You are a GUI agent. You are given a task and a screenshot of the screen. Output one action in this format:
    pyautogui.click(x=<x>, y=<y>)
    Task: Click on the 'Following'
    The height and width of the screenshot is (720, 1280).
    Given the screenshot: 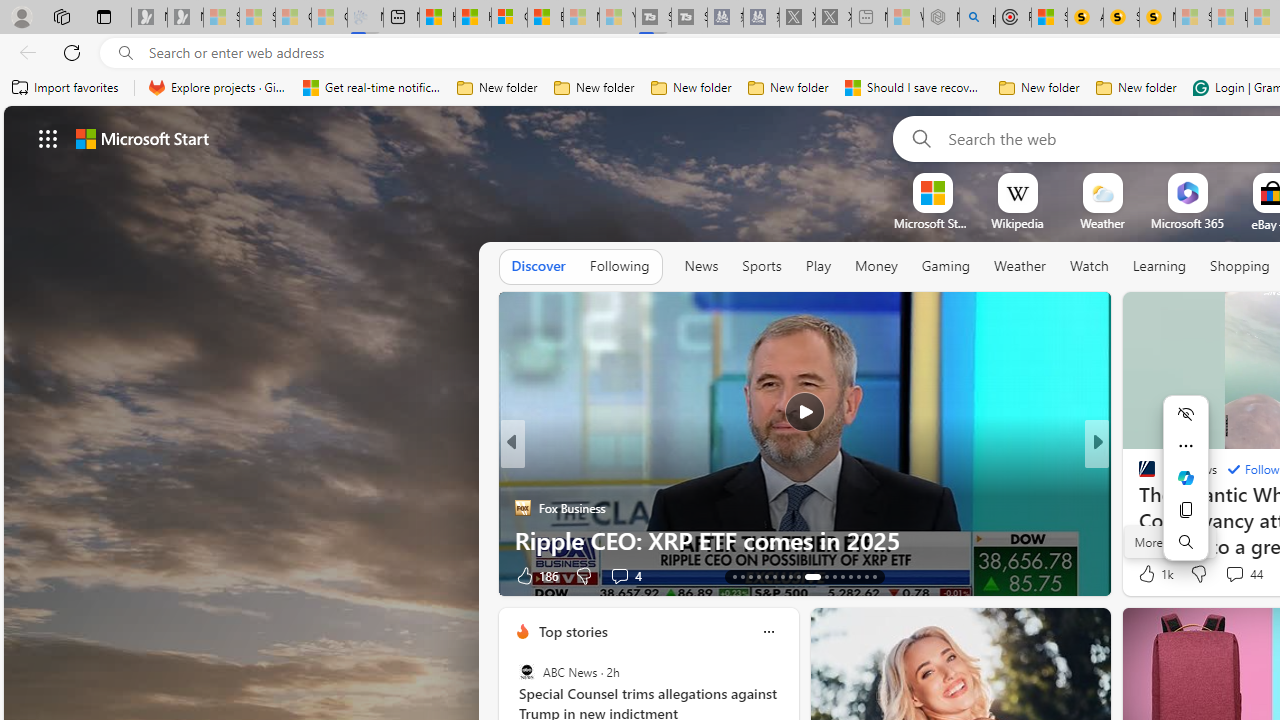 What is the action you would take?
    pyautogui.click(x=618, y=266)
    